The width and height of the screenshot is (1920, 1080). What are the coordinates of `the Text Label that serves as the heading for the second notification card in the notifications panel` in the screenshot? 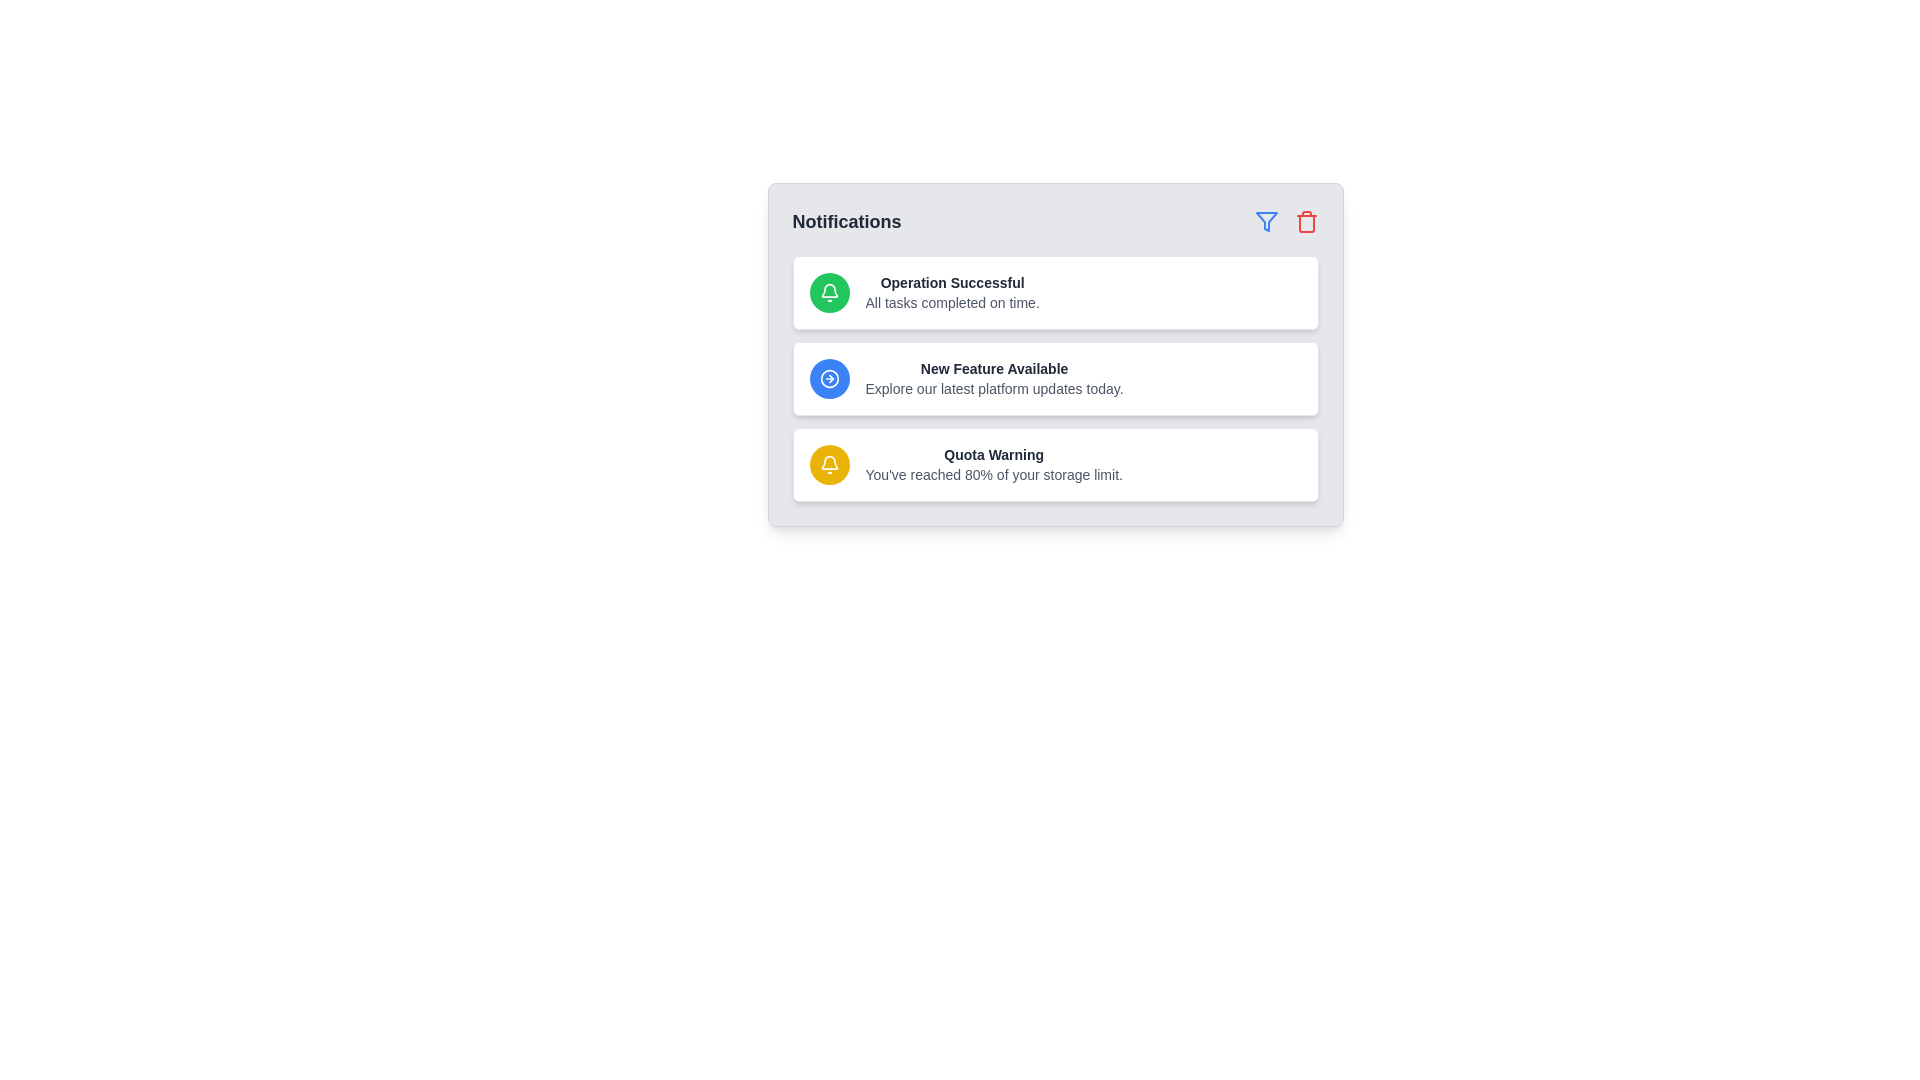 It's located at (994, 369).